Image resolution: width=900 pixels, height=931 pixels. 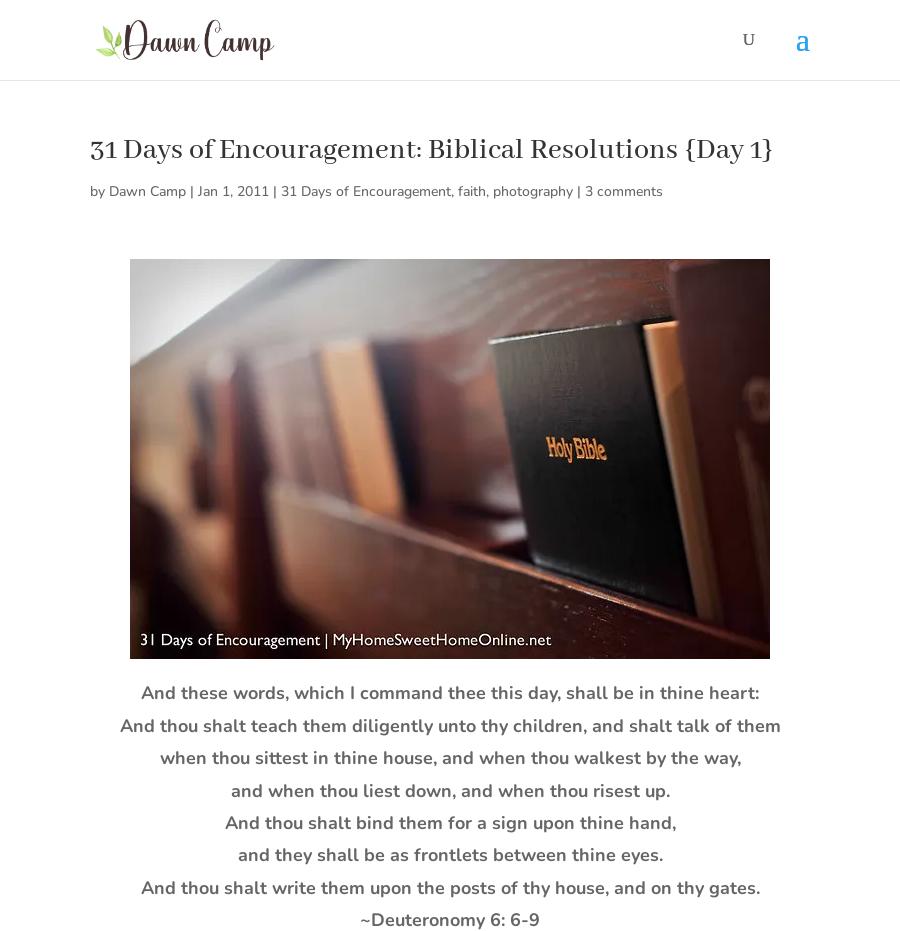 What do you see at coordinates (449, 854) in the screenshot?
I see `'and they shall be as frontlets between thine eyes.'` at bounding box center [449, 854].